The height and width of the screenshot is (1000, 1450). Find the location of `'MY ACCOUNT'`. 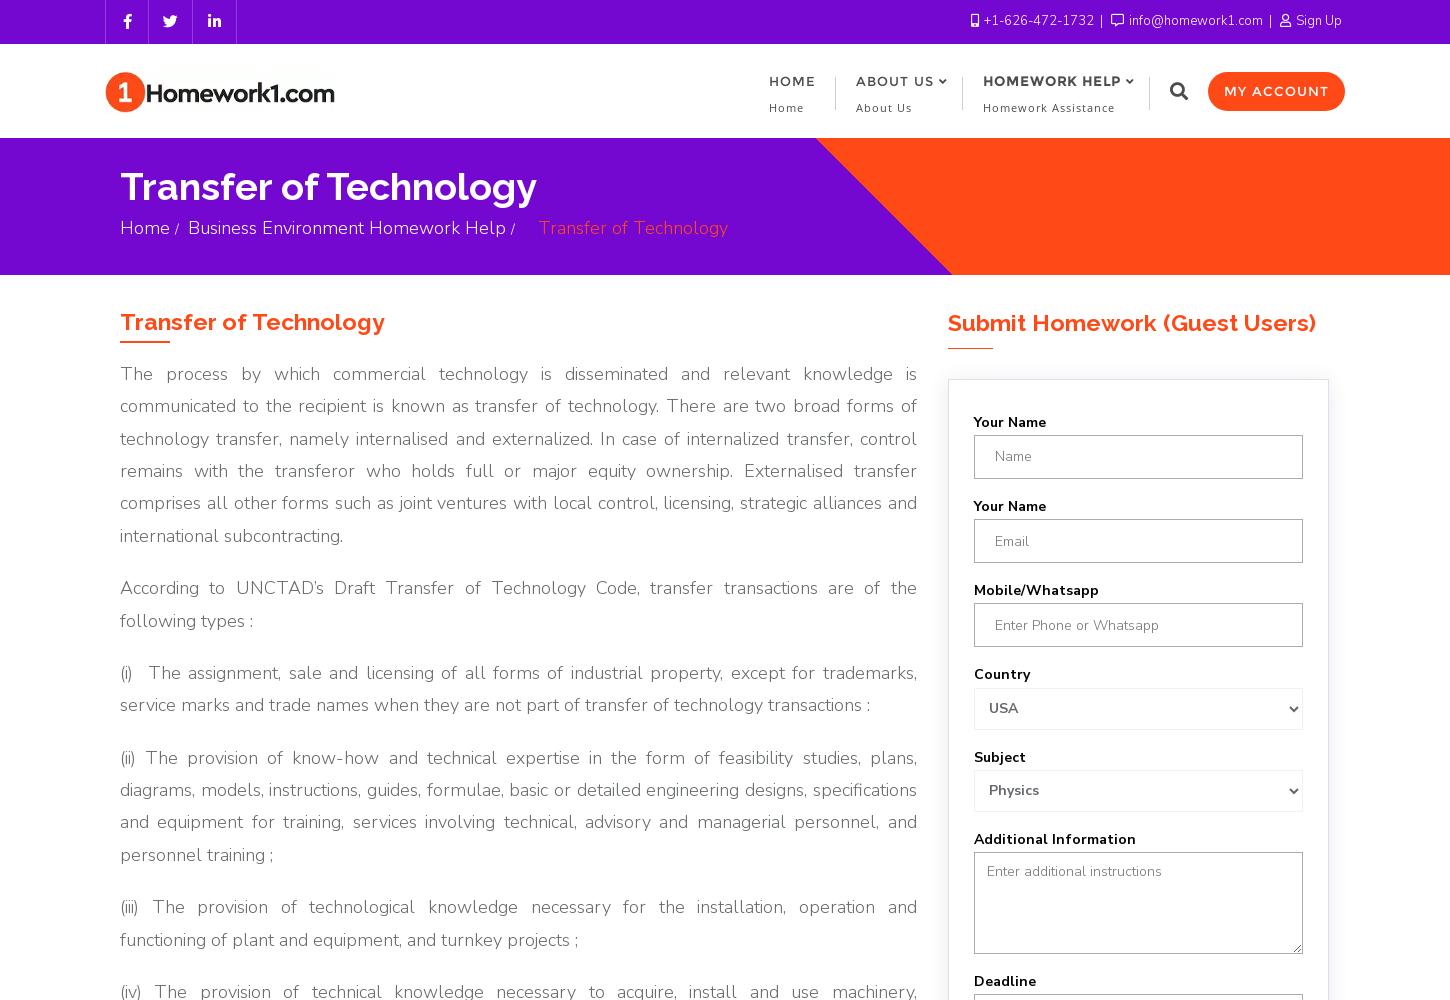

'MY ACCOUNT' is located at coordinates (1276, 90).